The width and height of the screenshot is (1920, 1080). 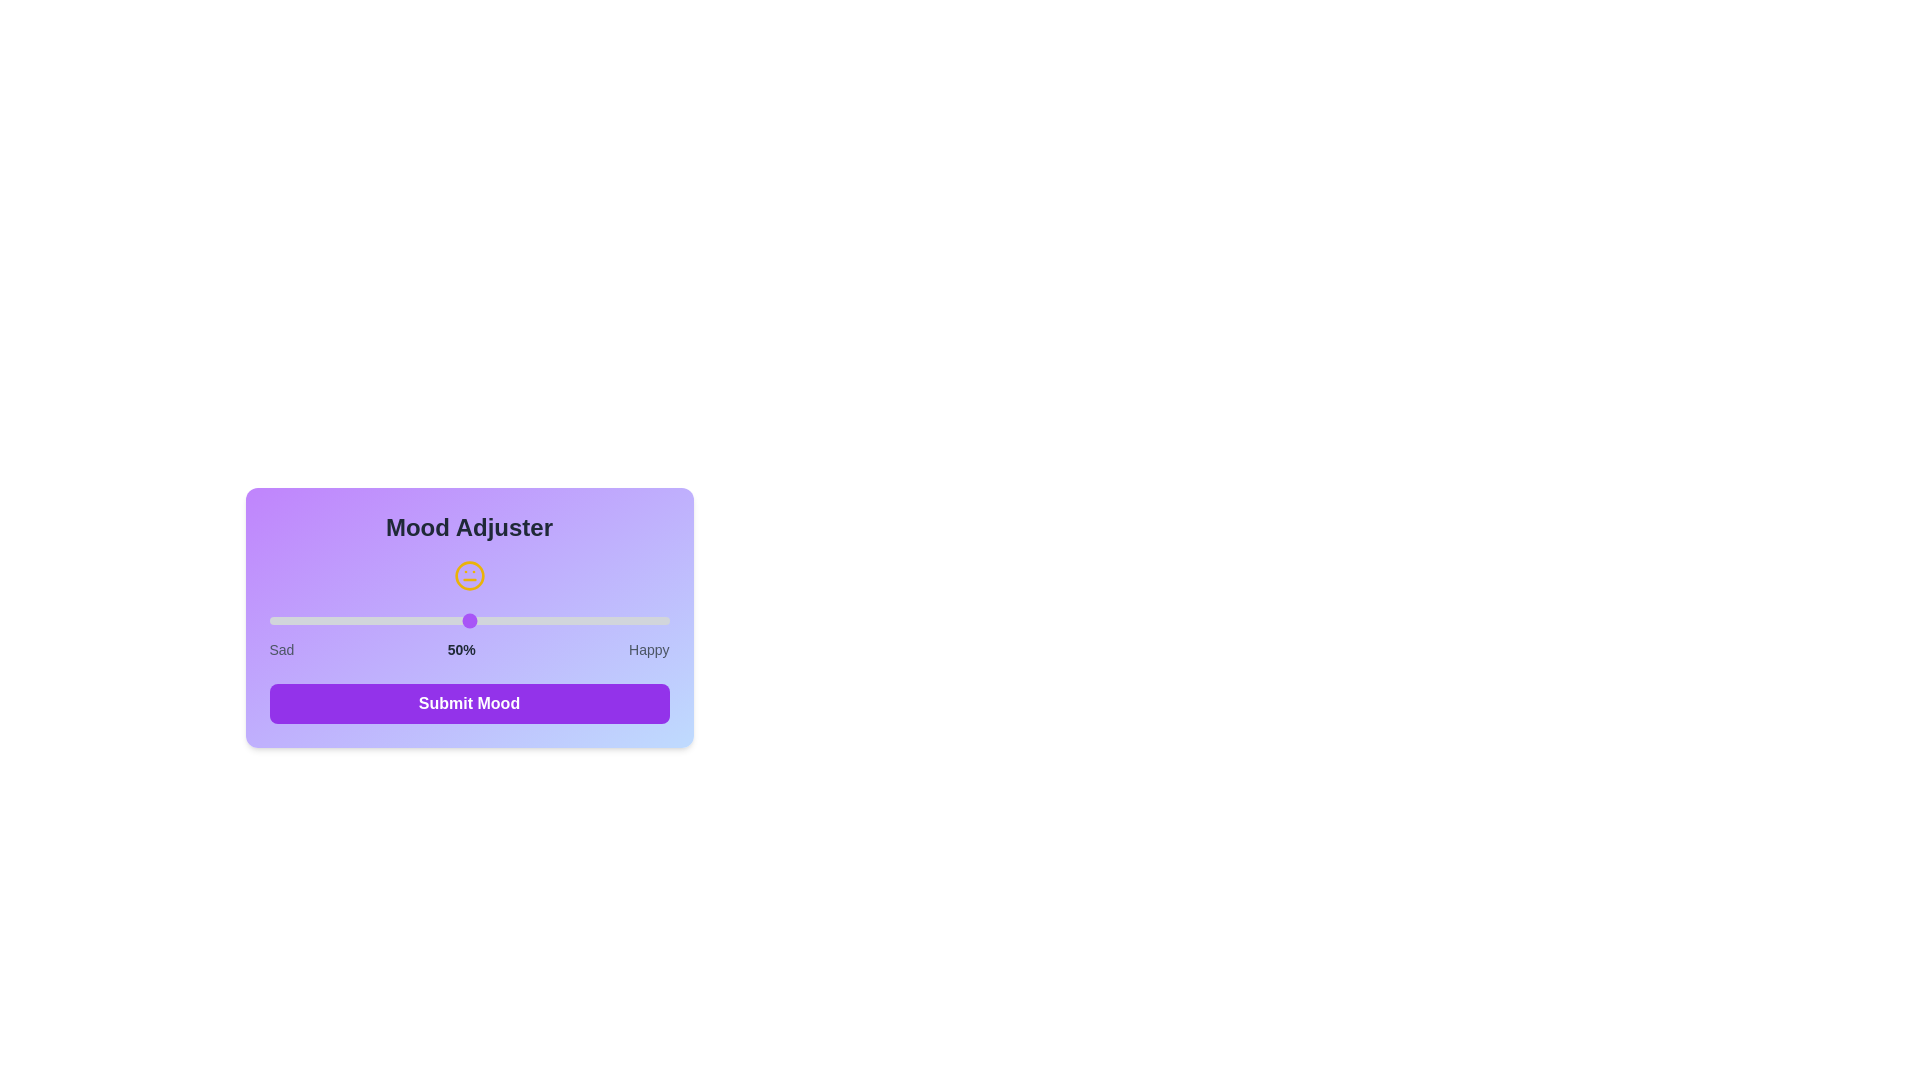 What do you see at coordinates (292, 620) in the screenshot?
I see `the mood slider to 6% to observe the mood icon change` at bounding box center [292, 620].